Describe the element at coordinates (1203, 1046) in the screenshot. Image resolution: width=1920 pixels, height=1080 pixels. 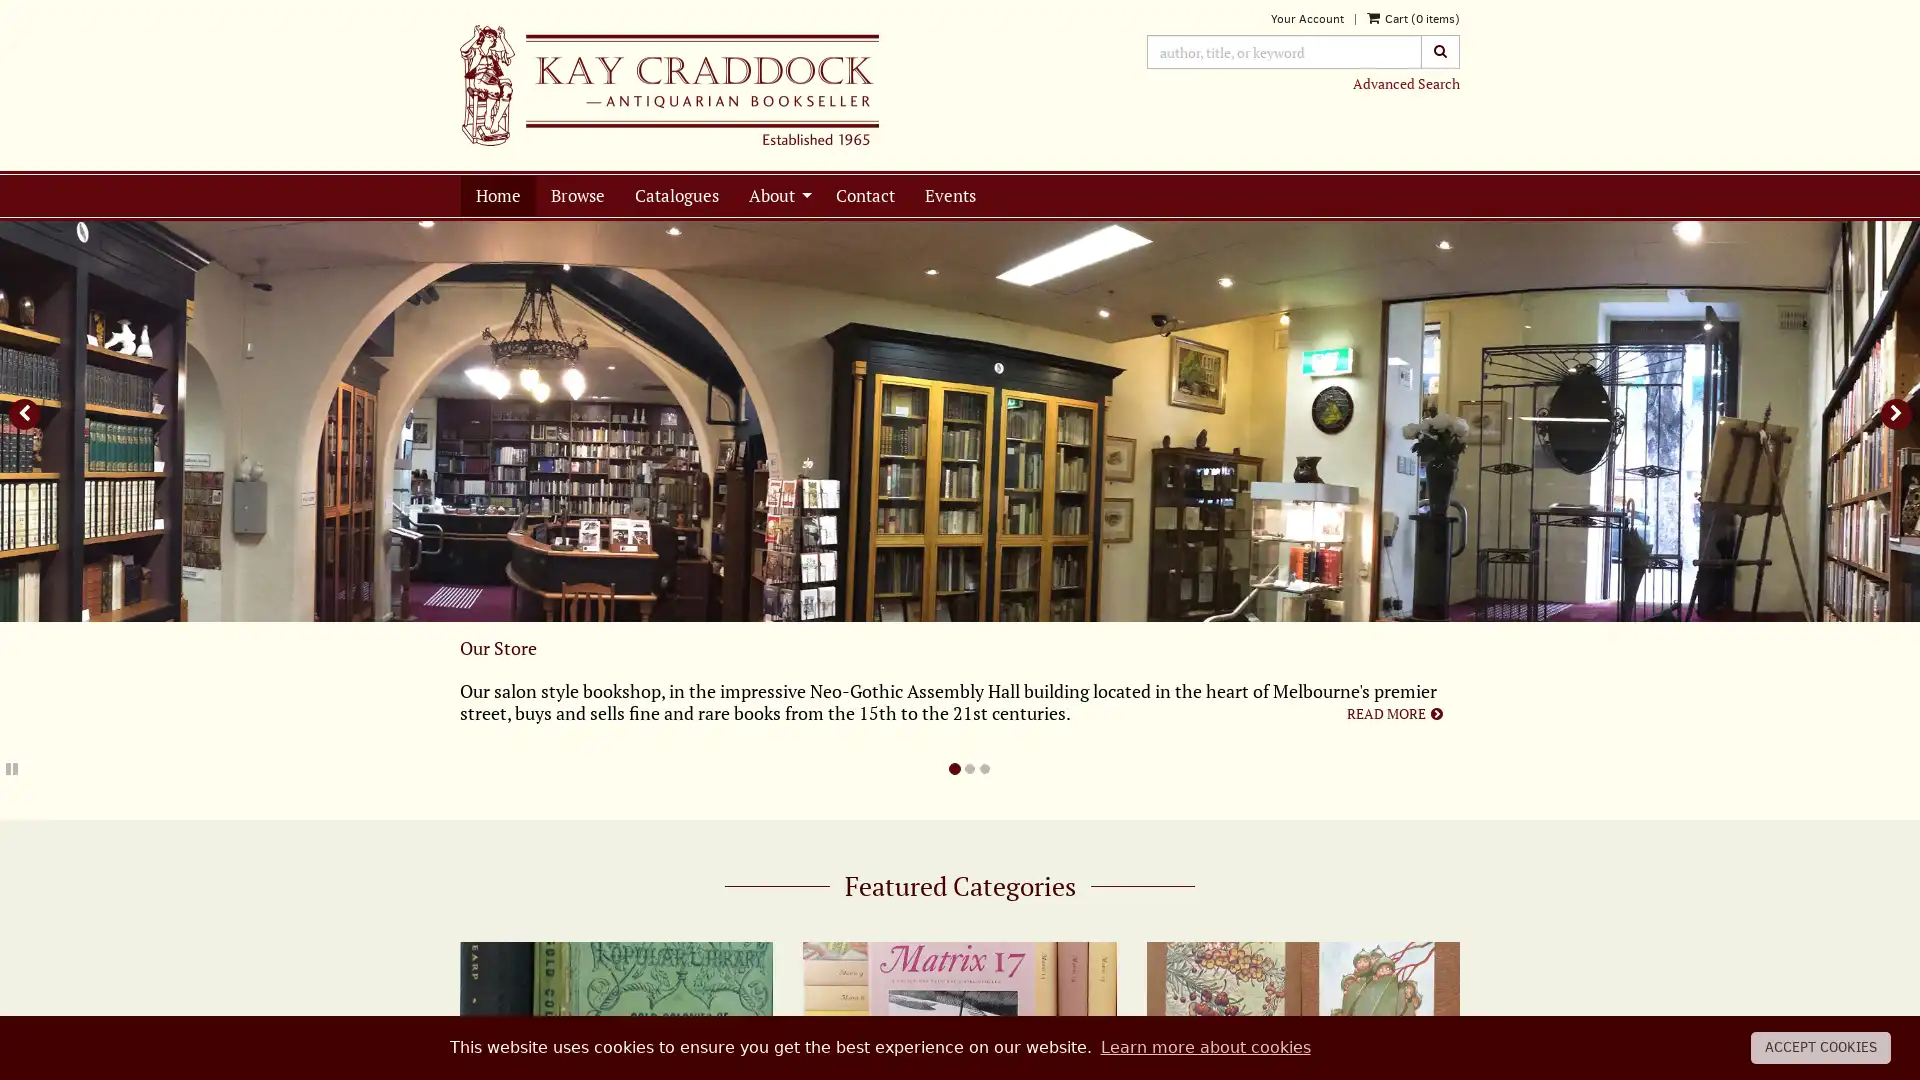
I see `learn more about cookies` at that location.